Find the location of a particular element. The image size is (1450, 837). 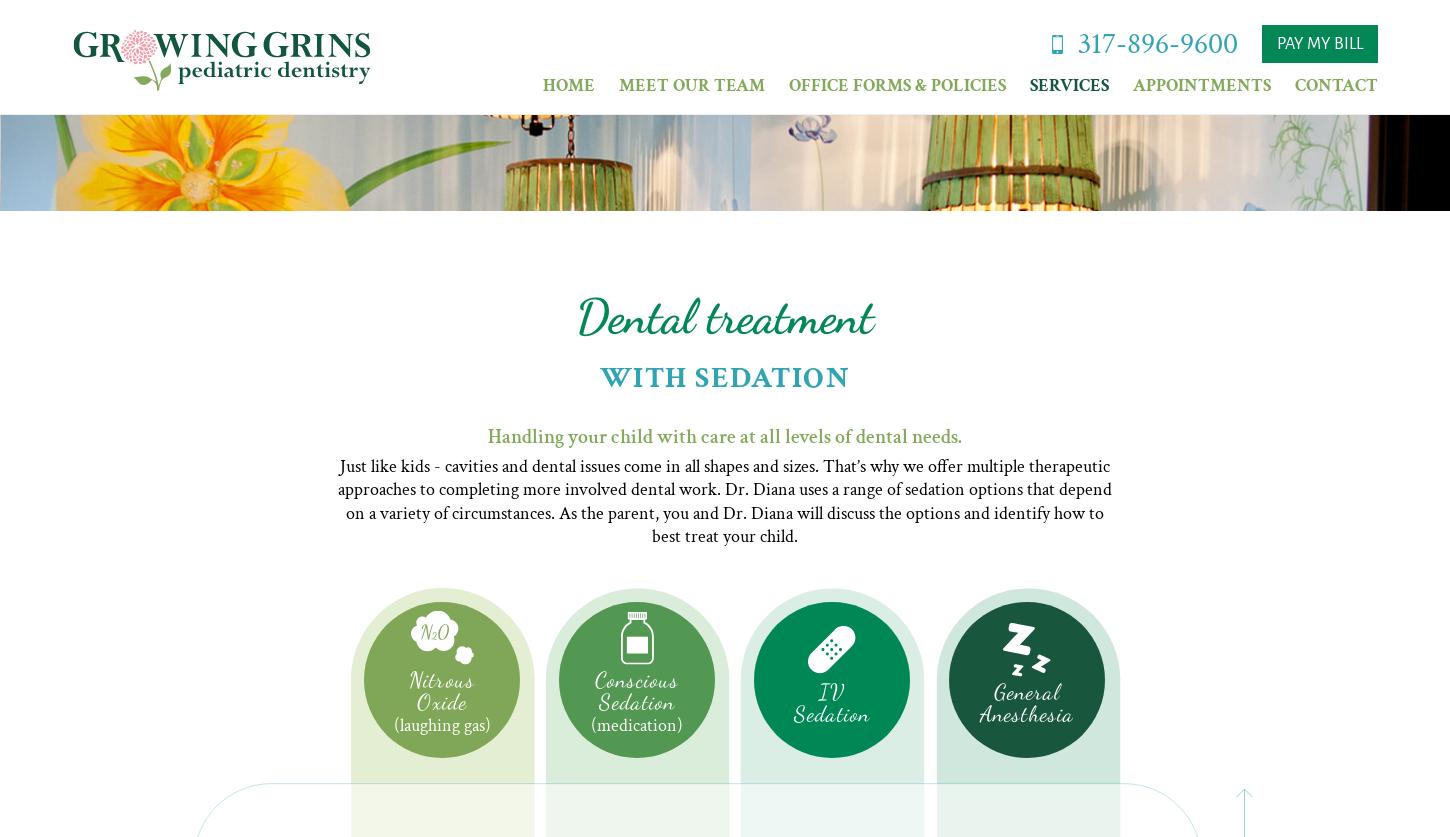

'Handling your child with care at all levels of dental needs.' is located at coordinates (488, 434).